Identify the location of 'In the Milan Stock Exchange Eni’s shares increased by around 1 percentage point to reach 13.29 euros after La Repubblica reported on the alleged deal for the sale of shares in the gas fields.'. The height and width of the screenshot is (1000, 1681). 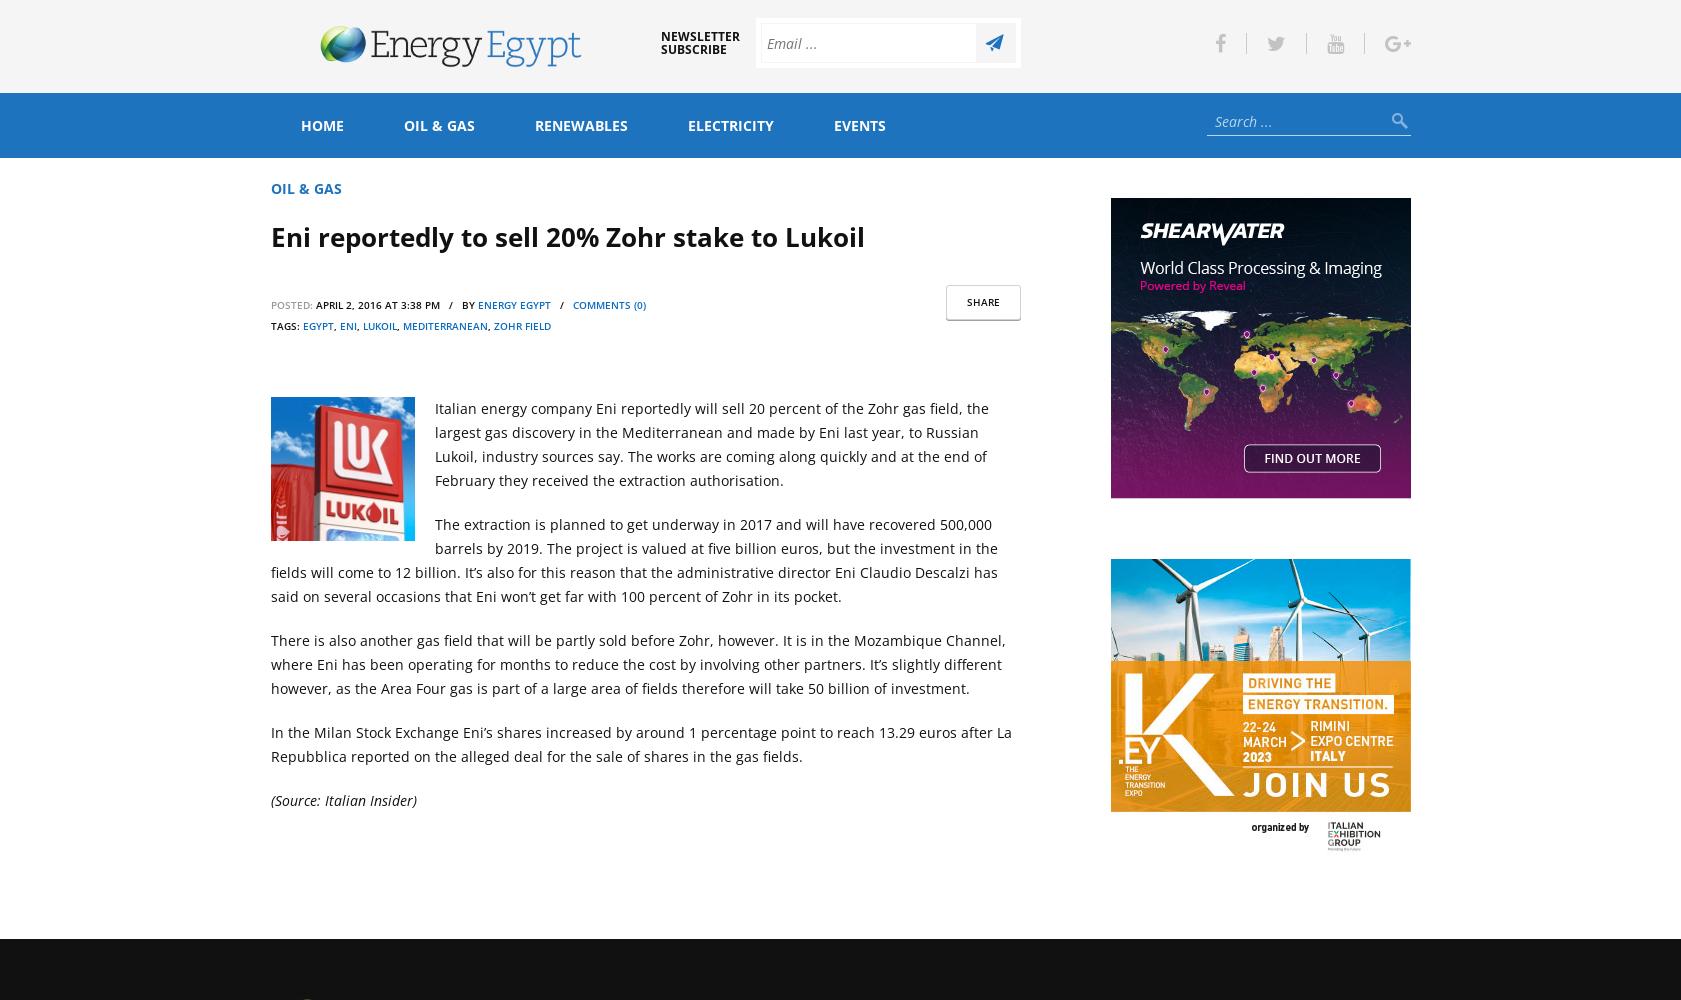
(639, 743).